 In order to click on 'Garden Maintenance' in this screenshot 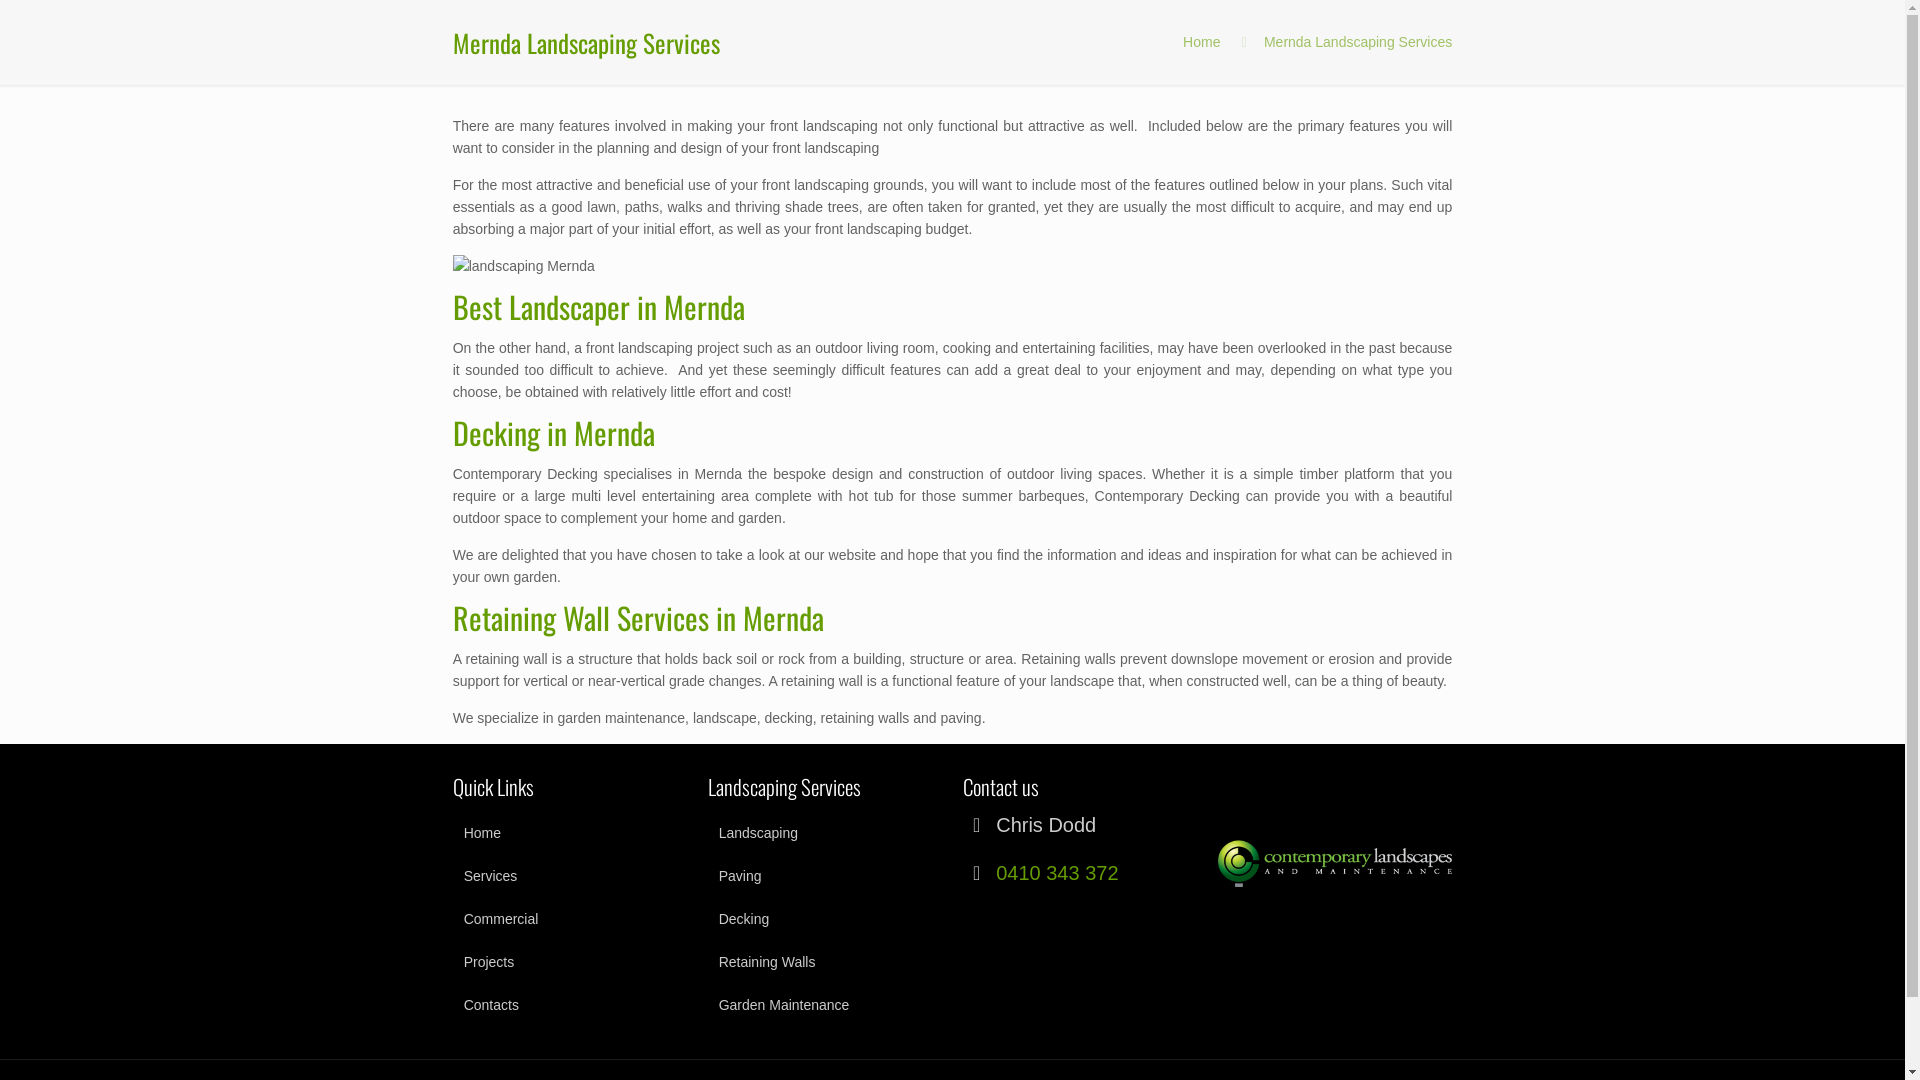, I will do `click(825, 1005)`.